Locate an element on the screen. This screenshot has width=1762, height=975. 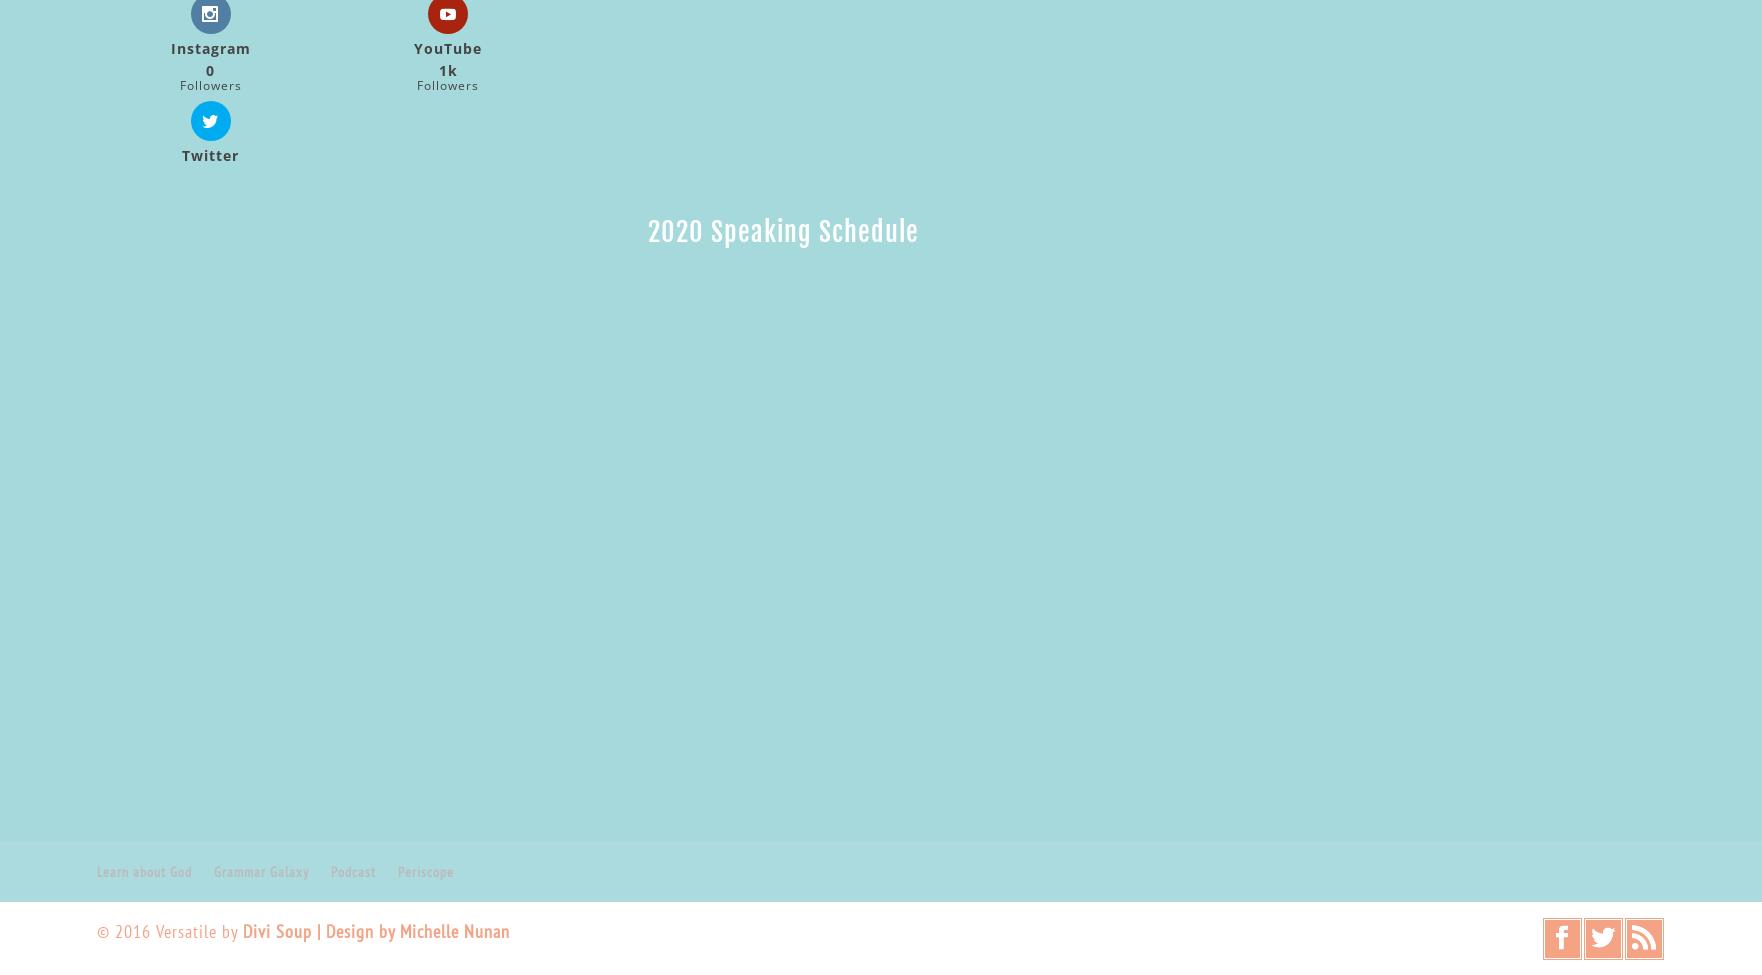
'Podcast' is located at coordinates (352, 870).